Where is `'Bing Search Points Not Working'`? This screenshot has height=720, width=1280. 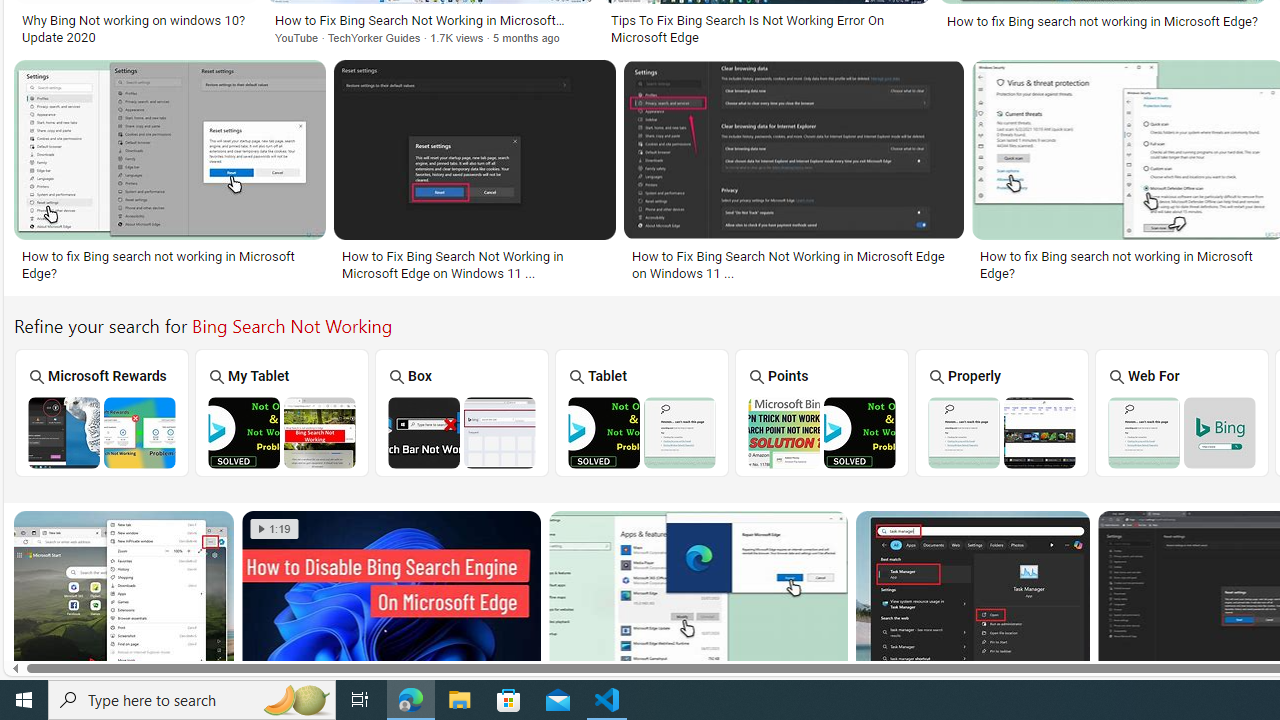
'Bing Search Points Not Working' is located at coordinates (821, 431).